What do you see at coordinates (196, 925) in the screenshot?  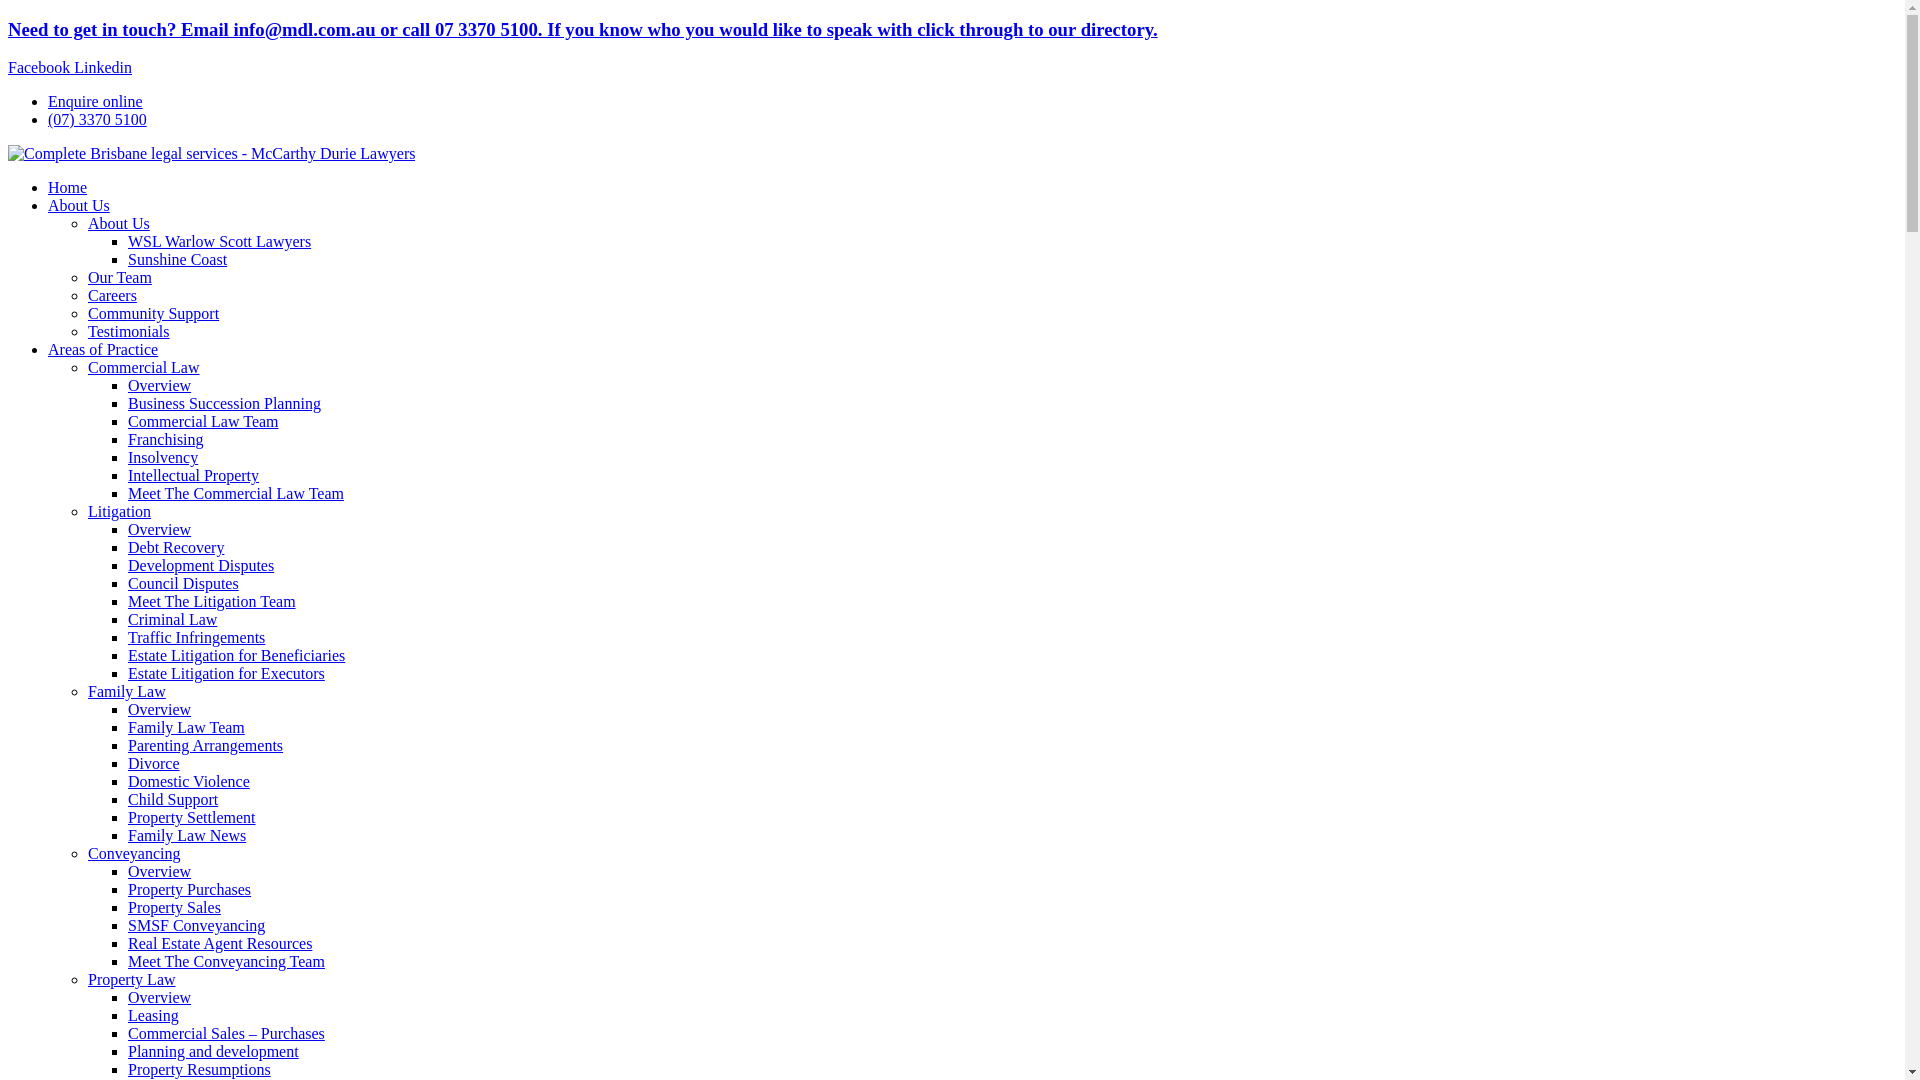 I see `'SMSF Conveyancing'` at bounding box center [196, 925].